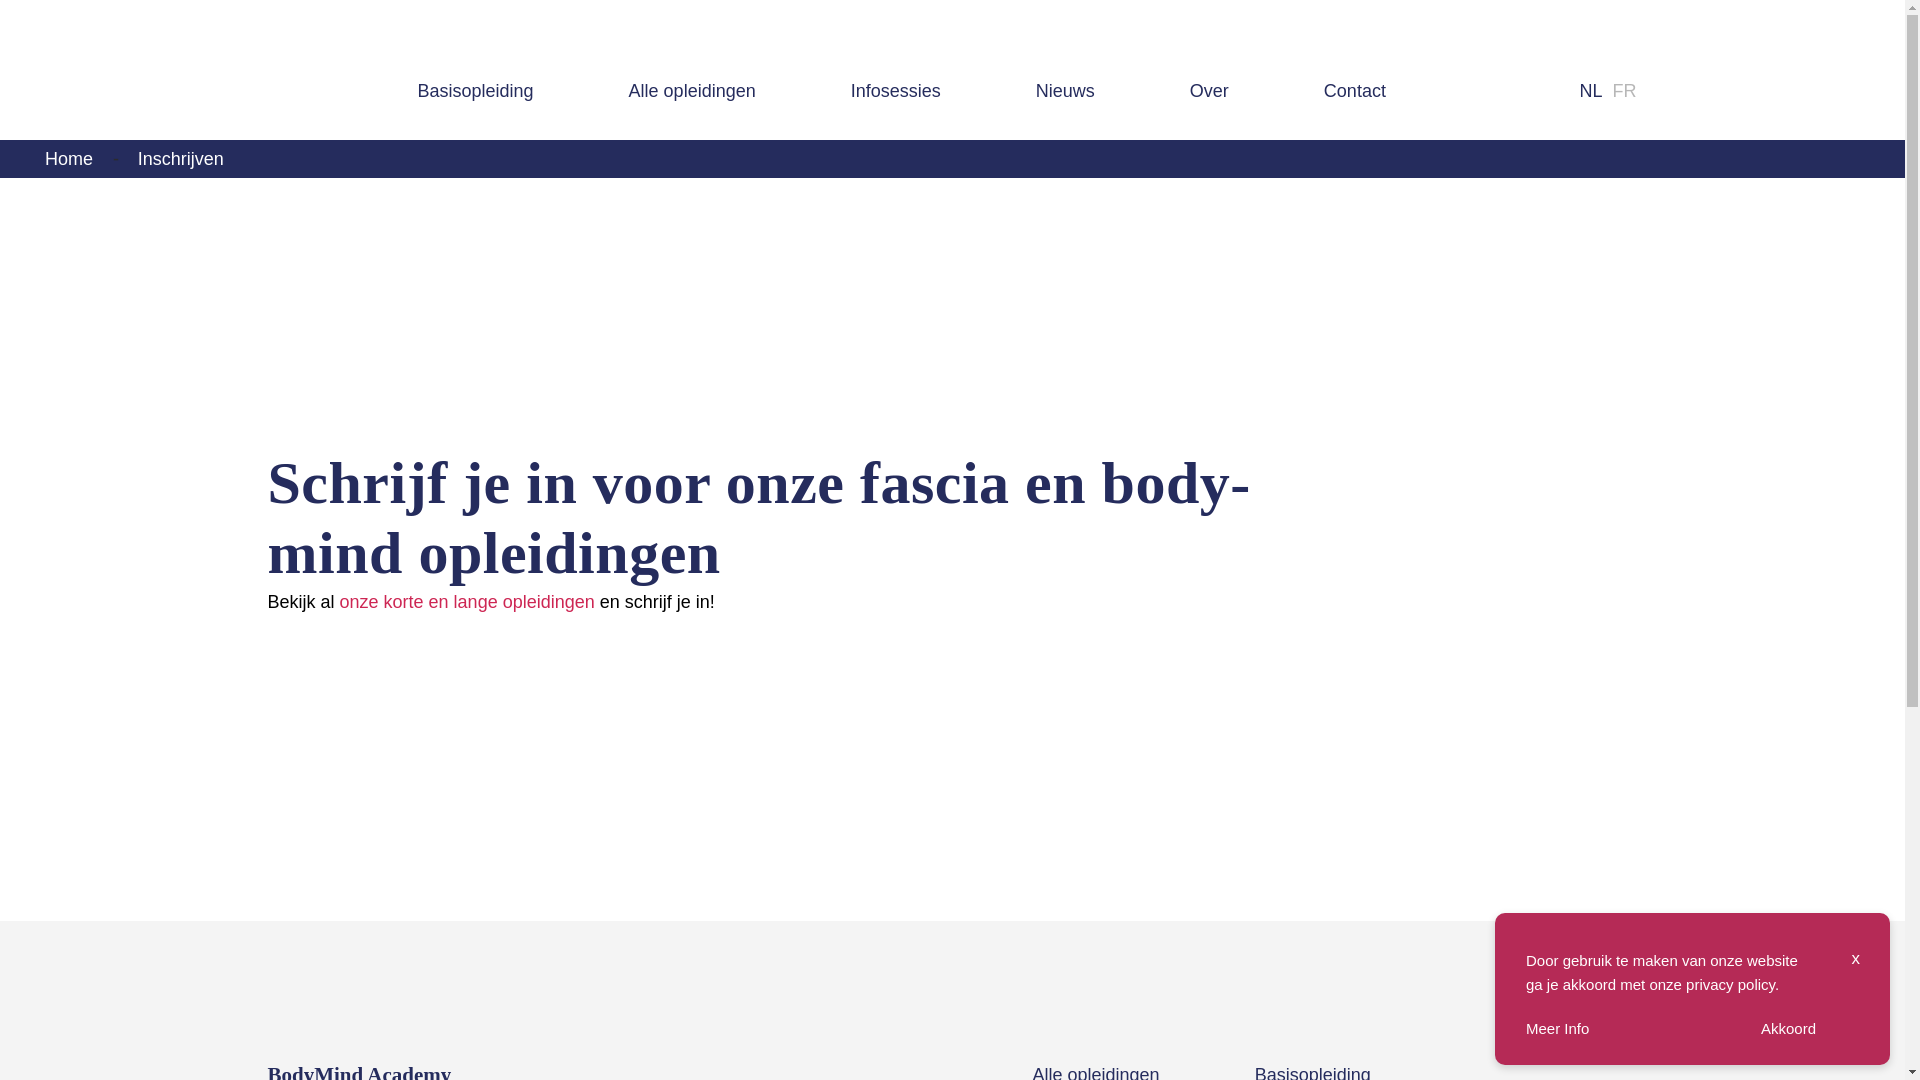 The image size is (1920, 1080). What do you see at coordinates (1064, 91) in the screenshot?
I see `'Nieuws'` at bounding box center [1064, 91].